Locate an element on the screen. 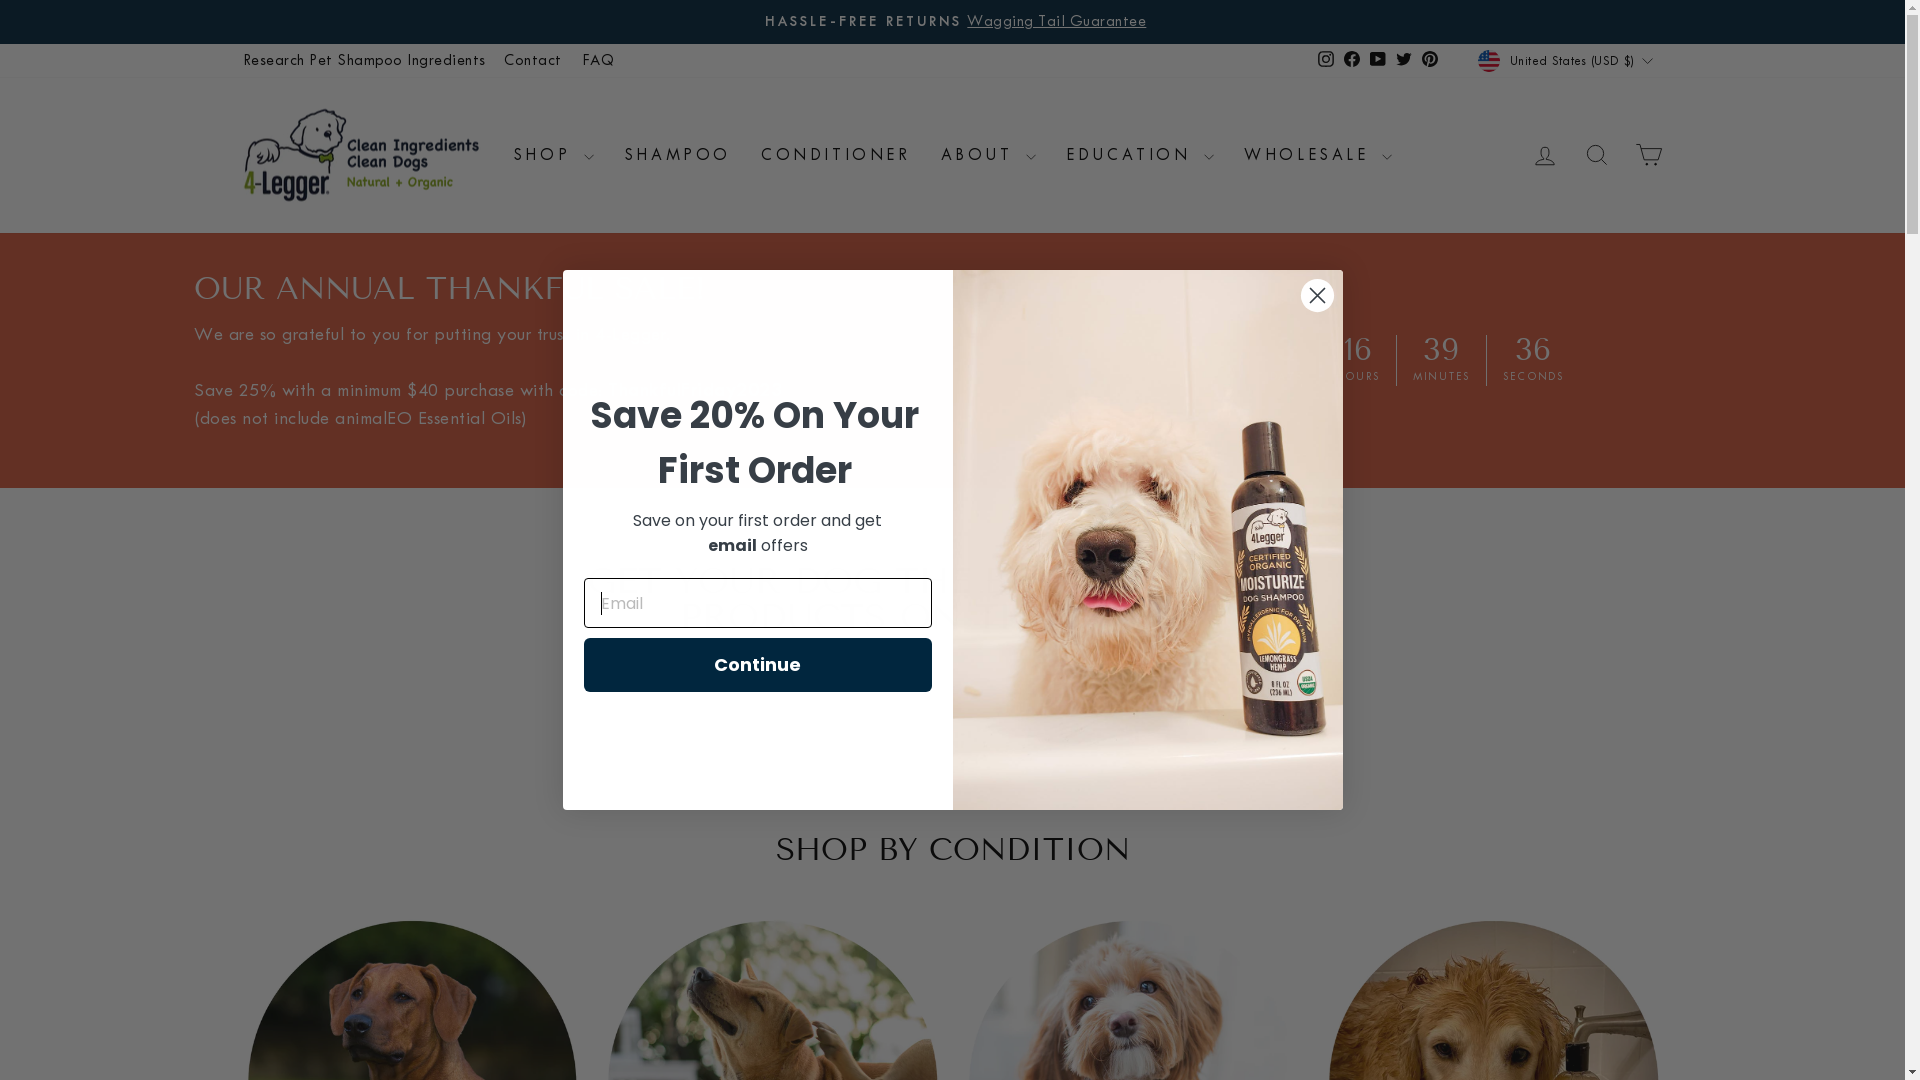 The height and width of the screenshot is (1080, 1920). 'ICON-SEARCH is located at coordinates (1595, 153).